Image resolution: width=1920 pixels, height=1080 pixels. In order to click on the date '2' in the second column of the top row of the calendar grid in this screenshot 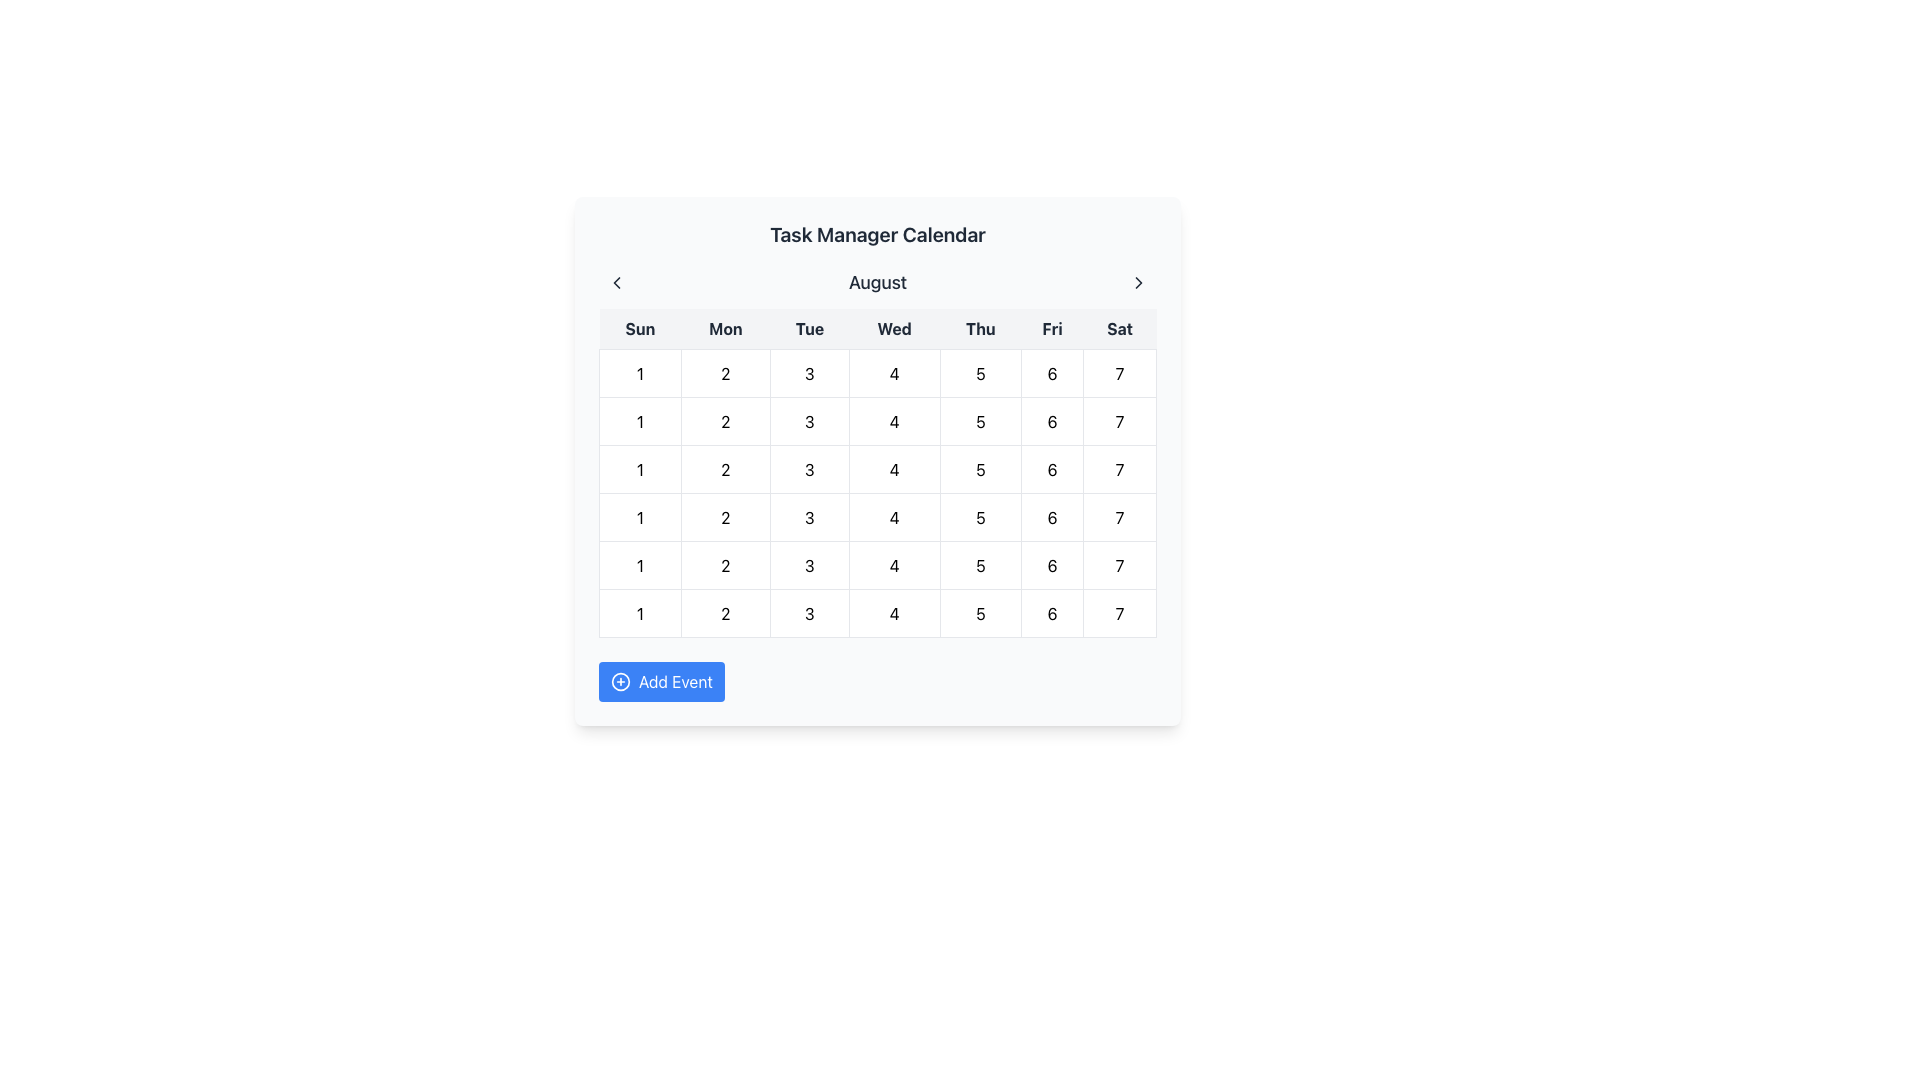, I will do `click(724, 373)`.